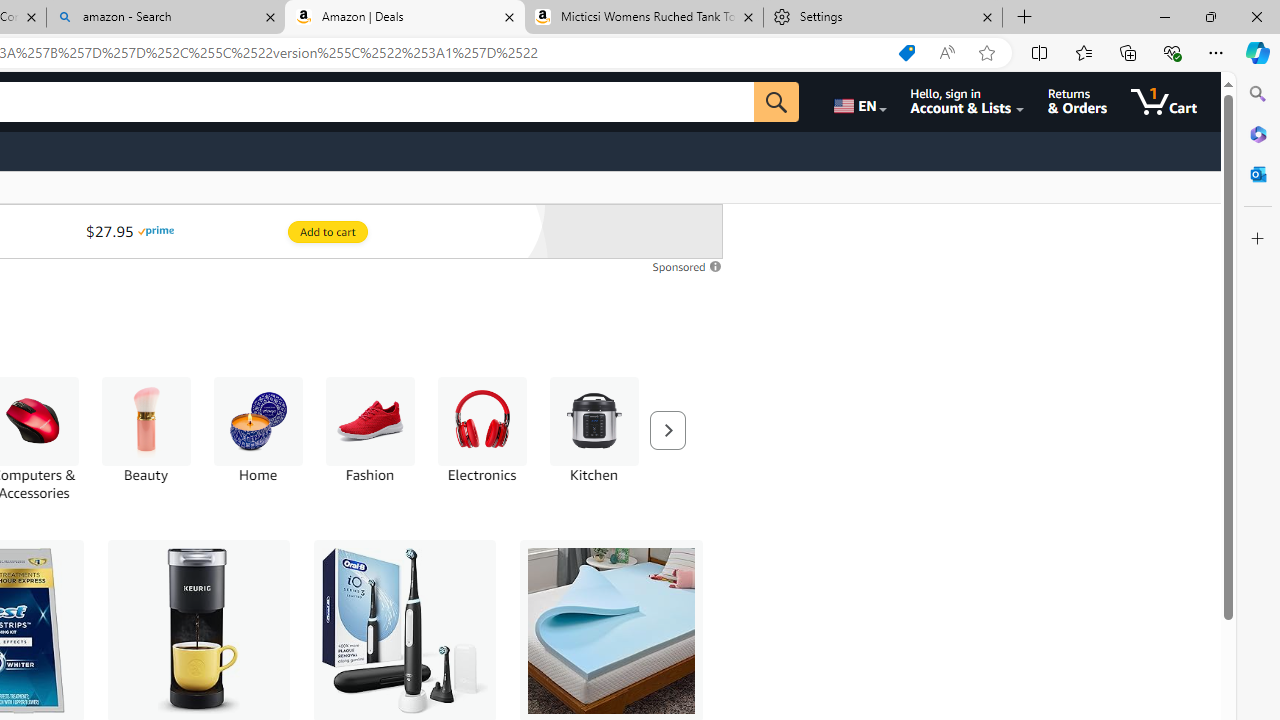  Describe the element at coordinates (369, 420) in the screenshot. I see `'Fashion'` at that location.